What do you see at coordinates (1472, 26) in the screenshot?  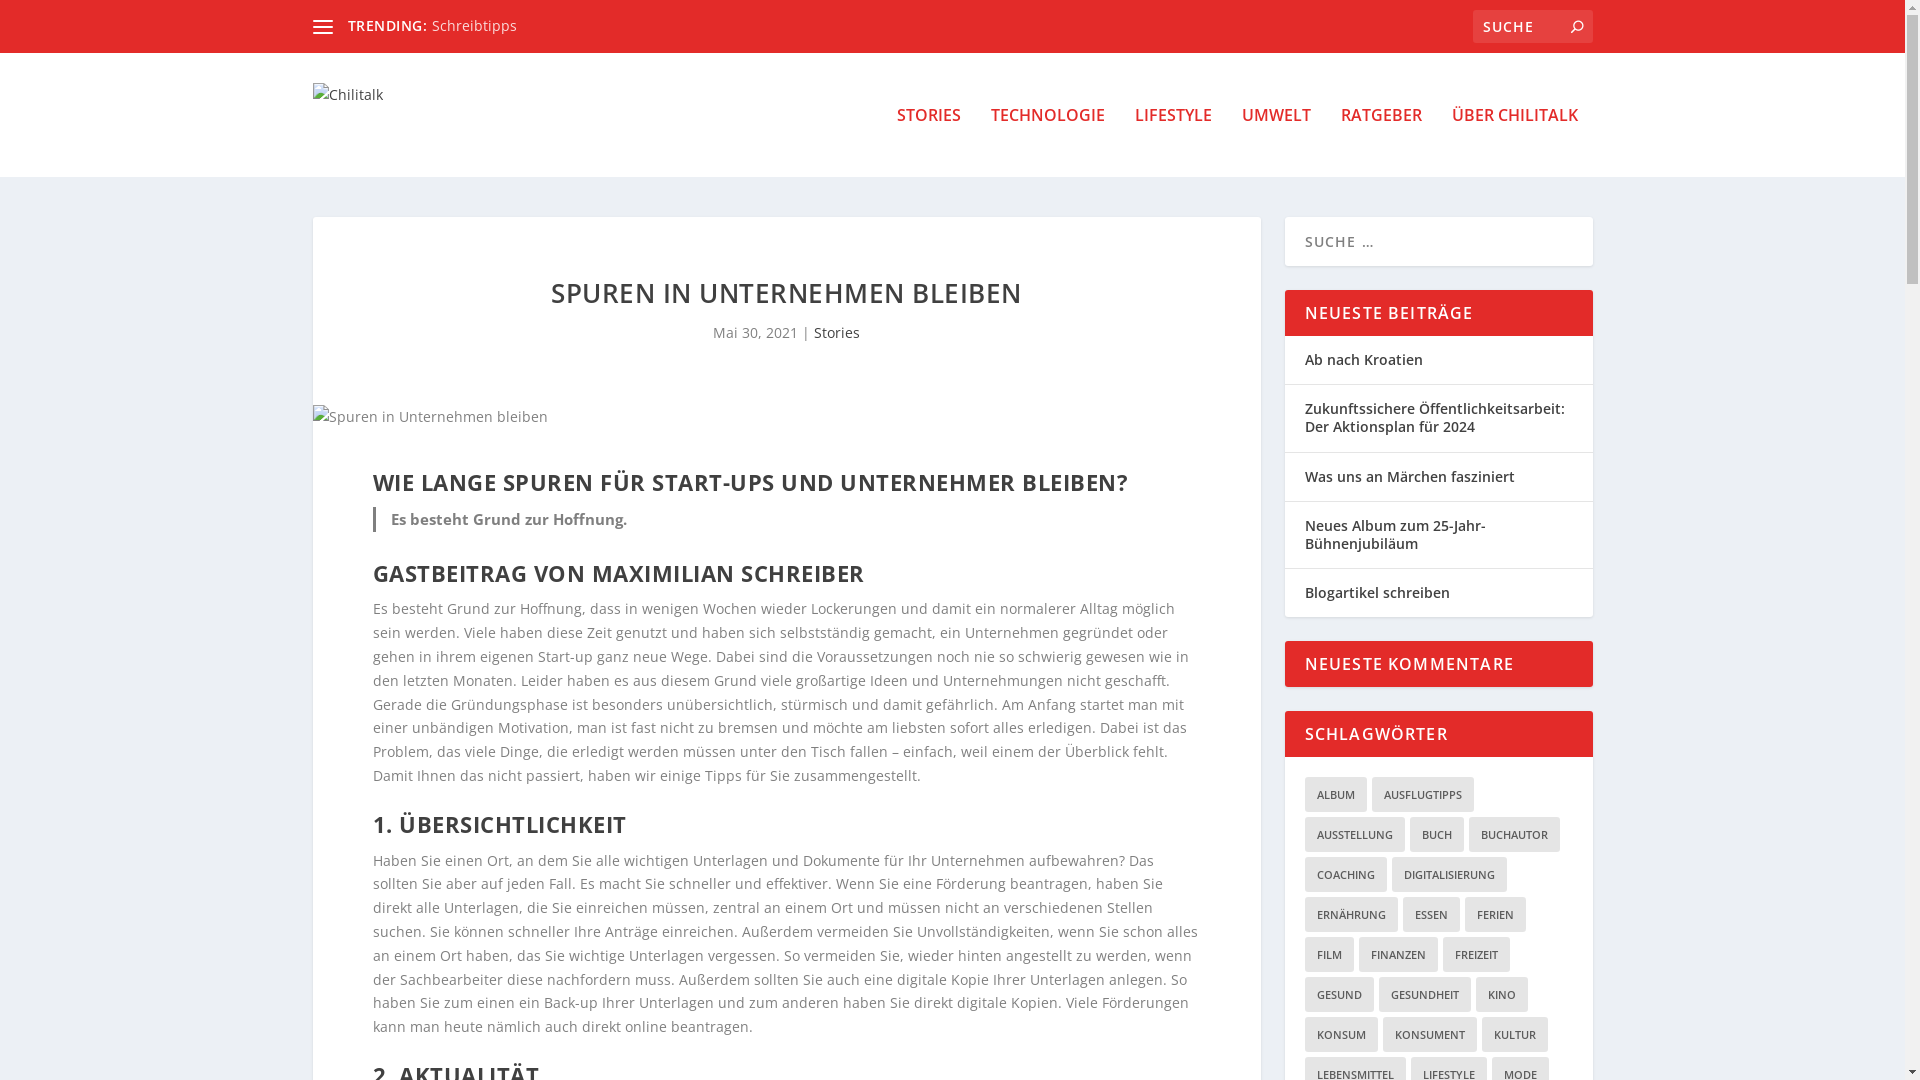 I see `'Suchen nach:'` at bounding box center [1472, 26].